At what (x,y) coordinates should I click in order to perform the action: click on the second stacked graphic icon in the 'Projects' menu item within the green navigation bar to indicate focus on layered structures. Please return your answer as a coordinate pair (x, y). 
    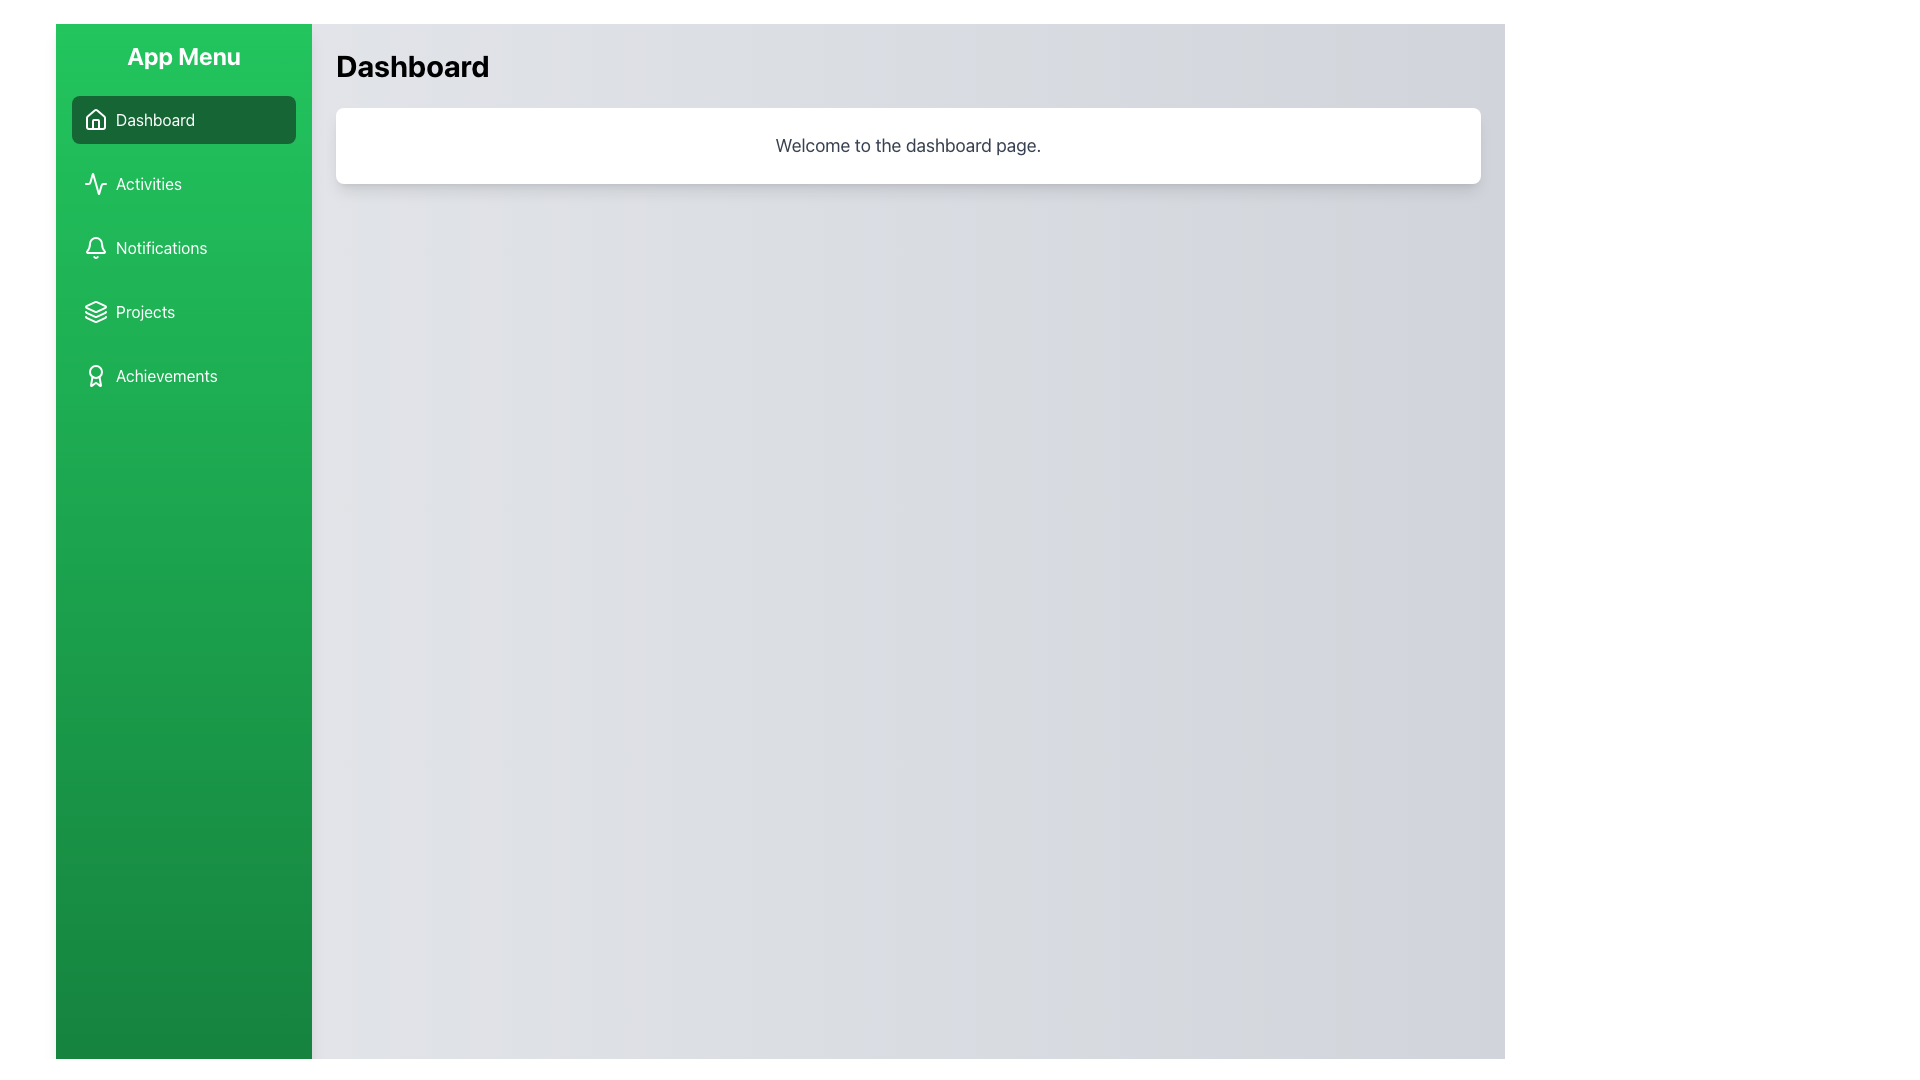
    Looking at the image, I should click on (95, 314).